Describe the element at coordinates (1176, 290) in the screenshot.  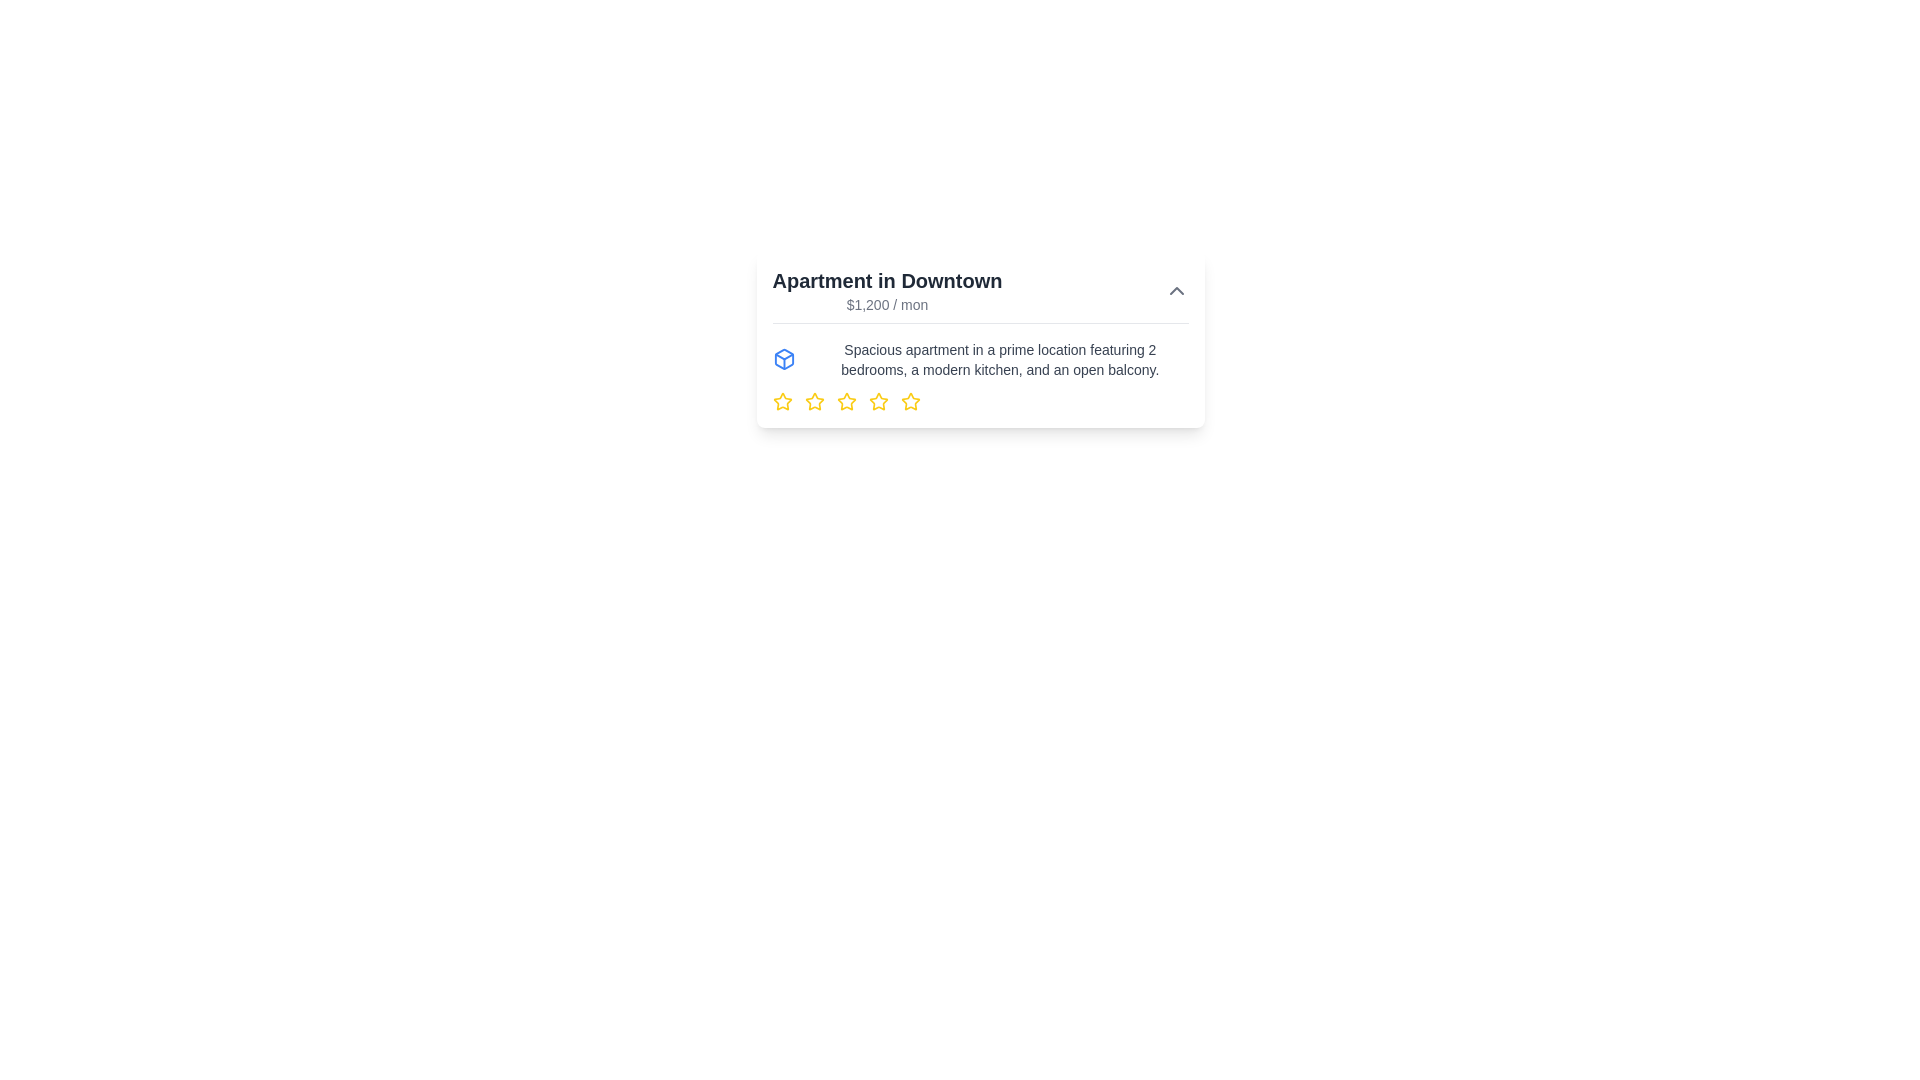
I see `the small triangular arrow icon pointing upwards, located at the far-right of the 'Apartment in Downtown' card` at that location.